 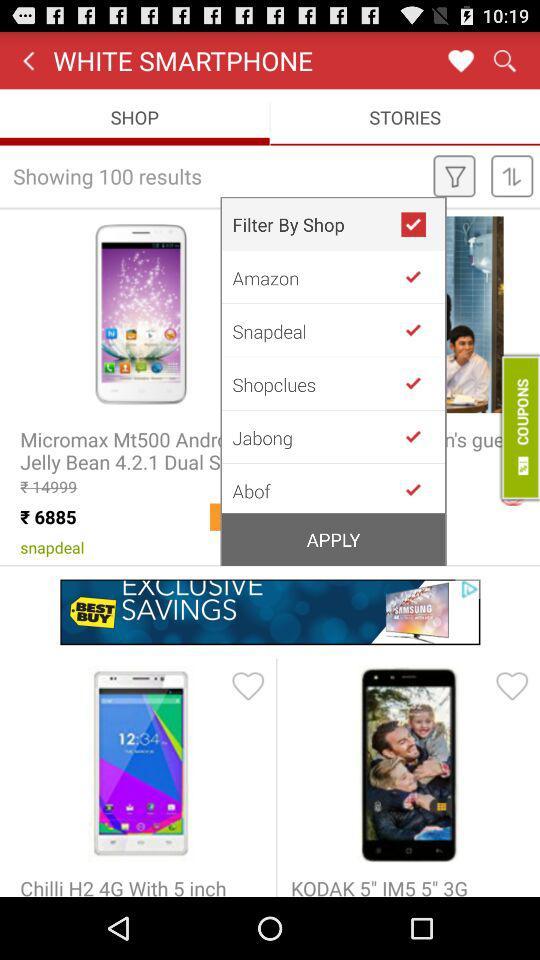 I want to click on filter by snapdeal shop, so click(x=420, y=330).